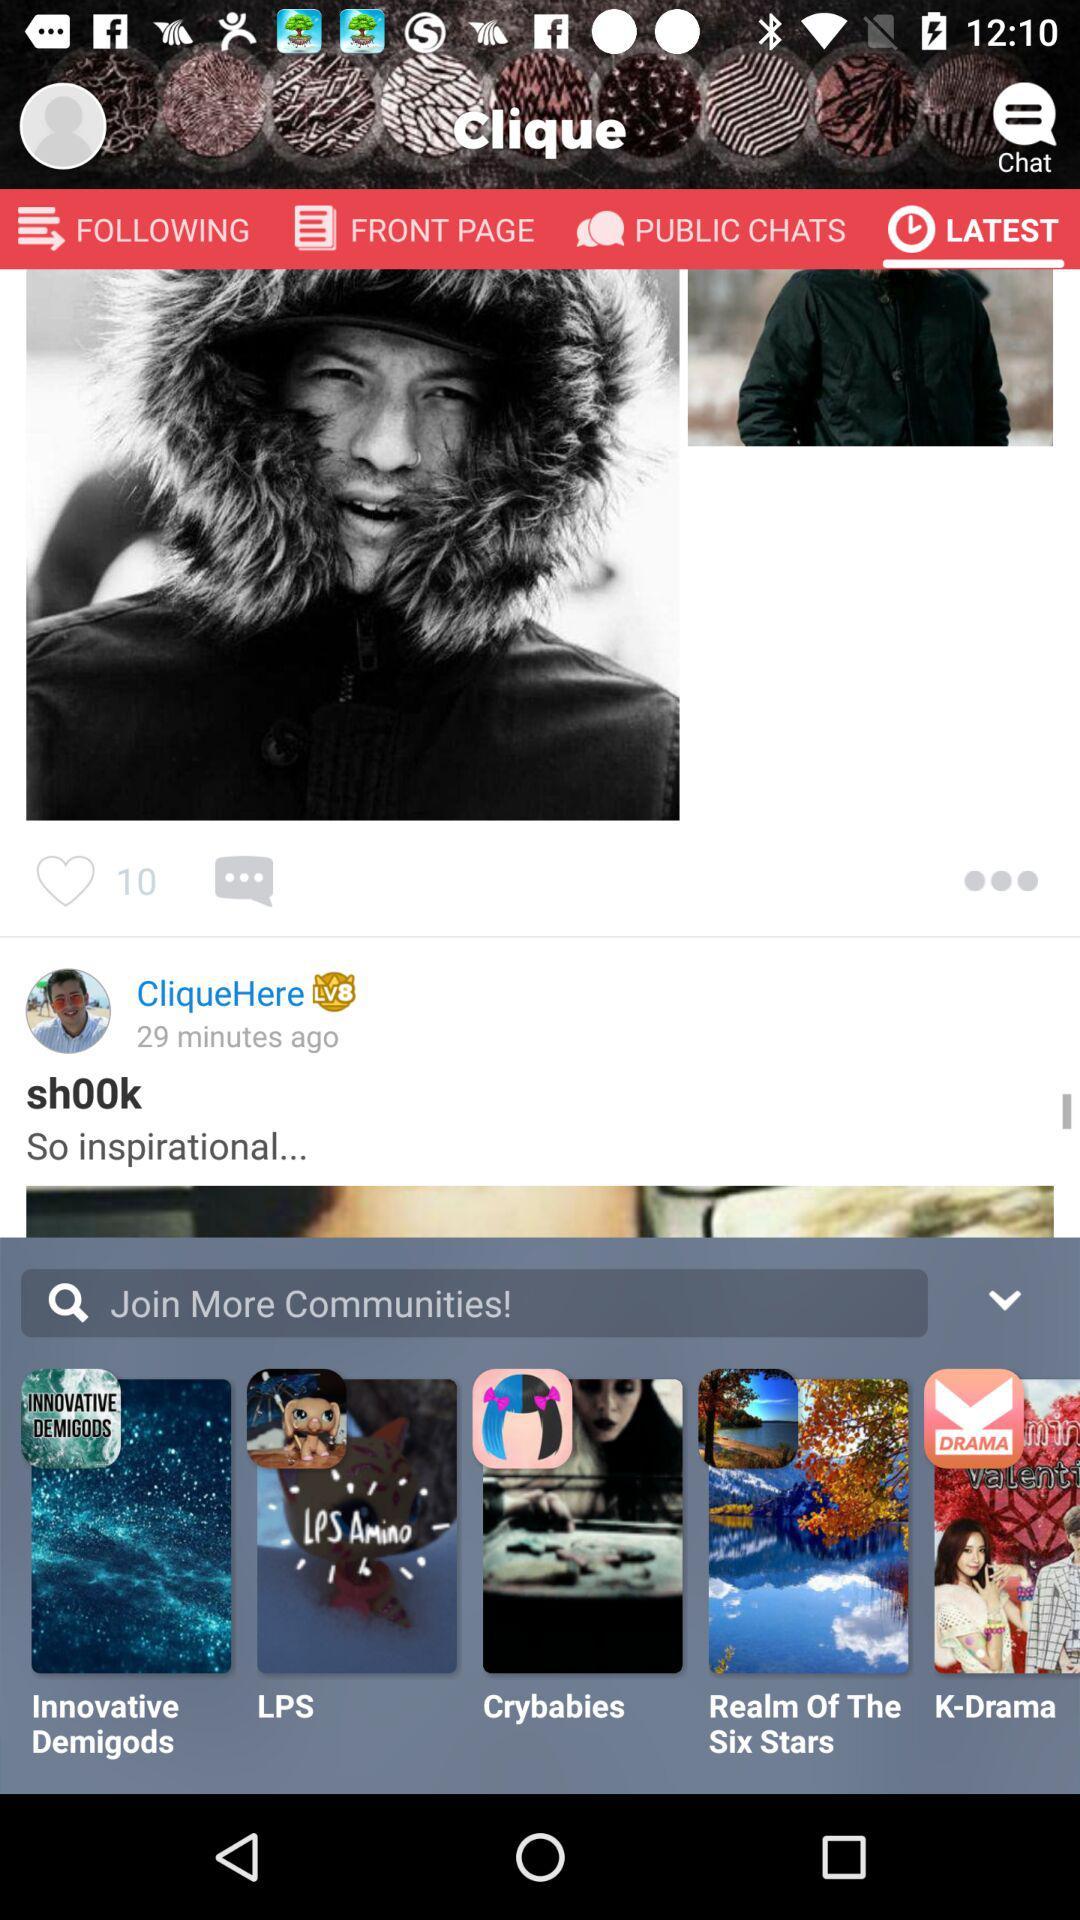 The height and width of the screenshot is (1920, 1080). What do you see at coordinates (1003, 1297) in the screenshot?
I see `the expand_more icon` at bounding box center [1003, 1297].